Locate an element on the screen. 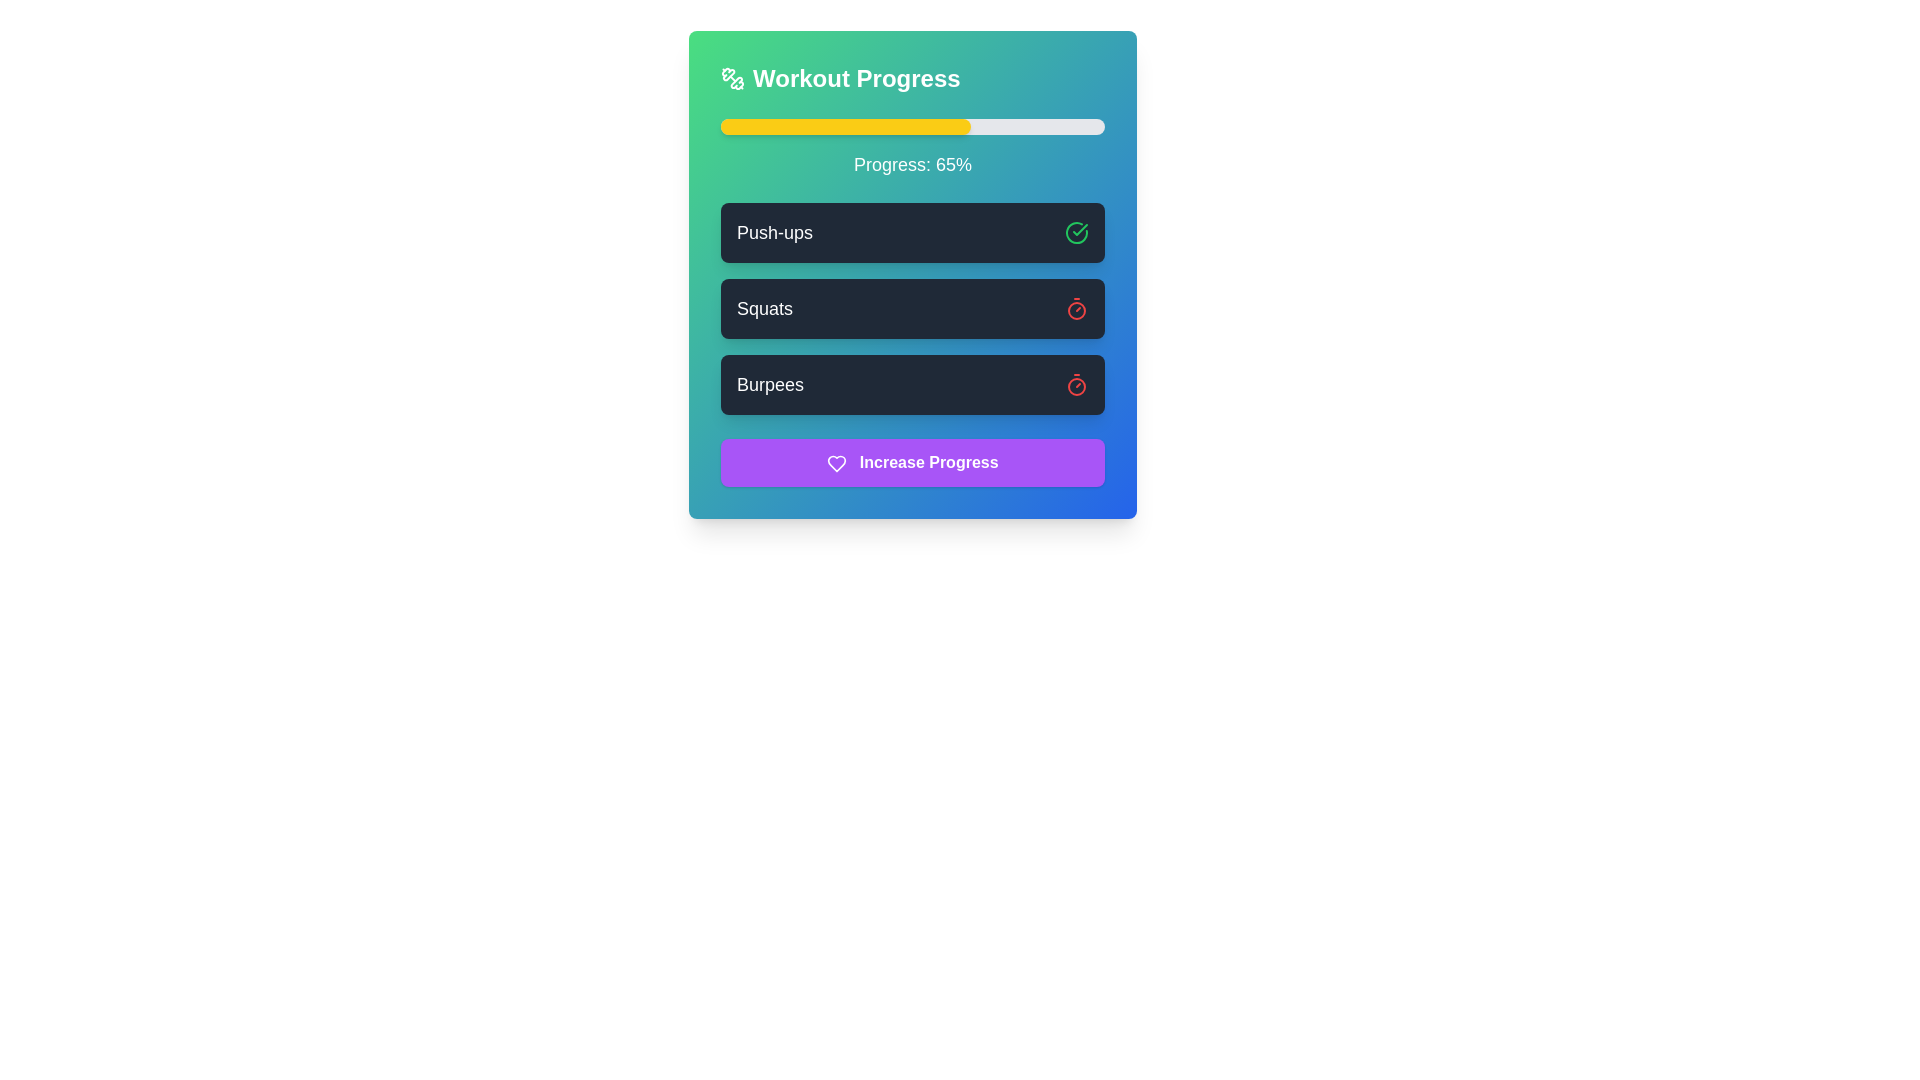 The width and height of the screenshot is (1920, 1080). the horizontal progress bar with a gray background and yellow foreground located under the 'Workout Progress' header and above the 'Progress: 65%' text is located at coordinates (911, 127).